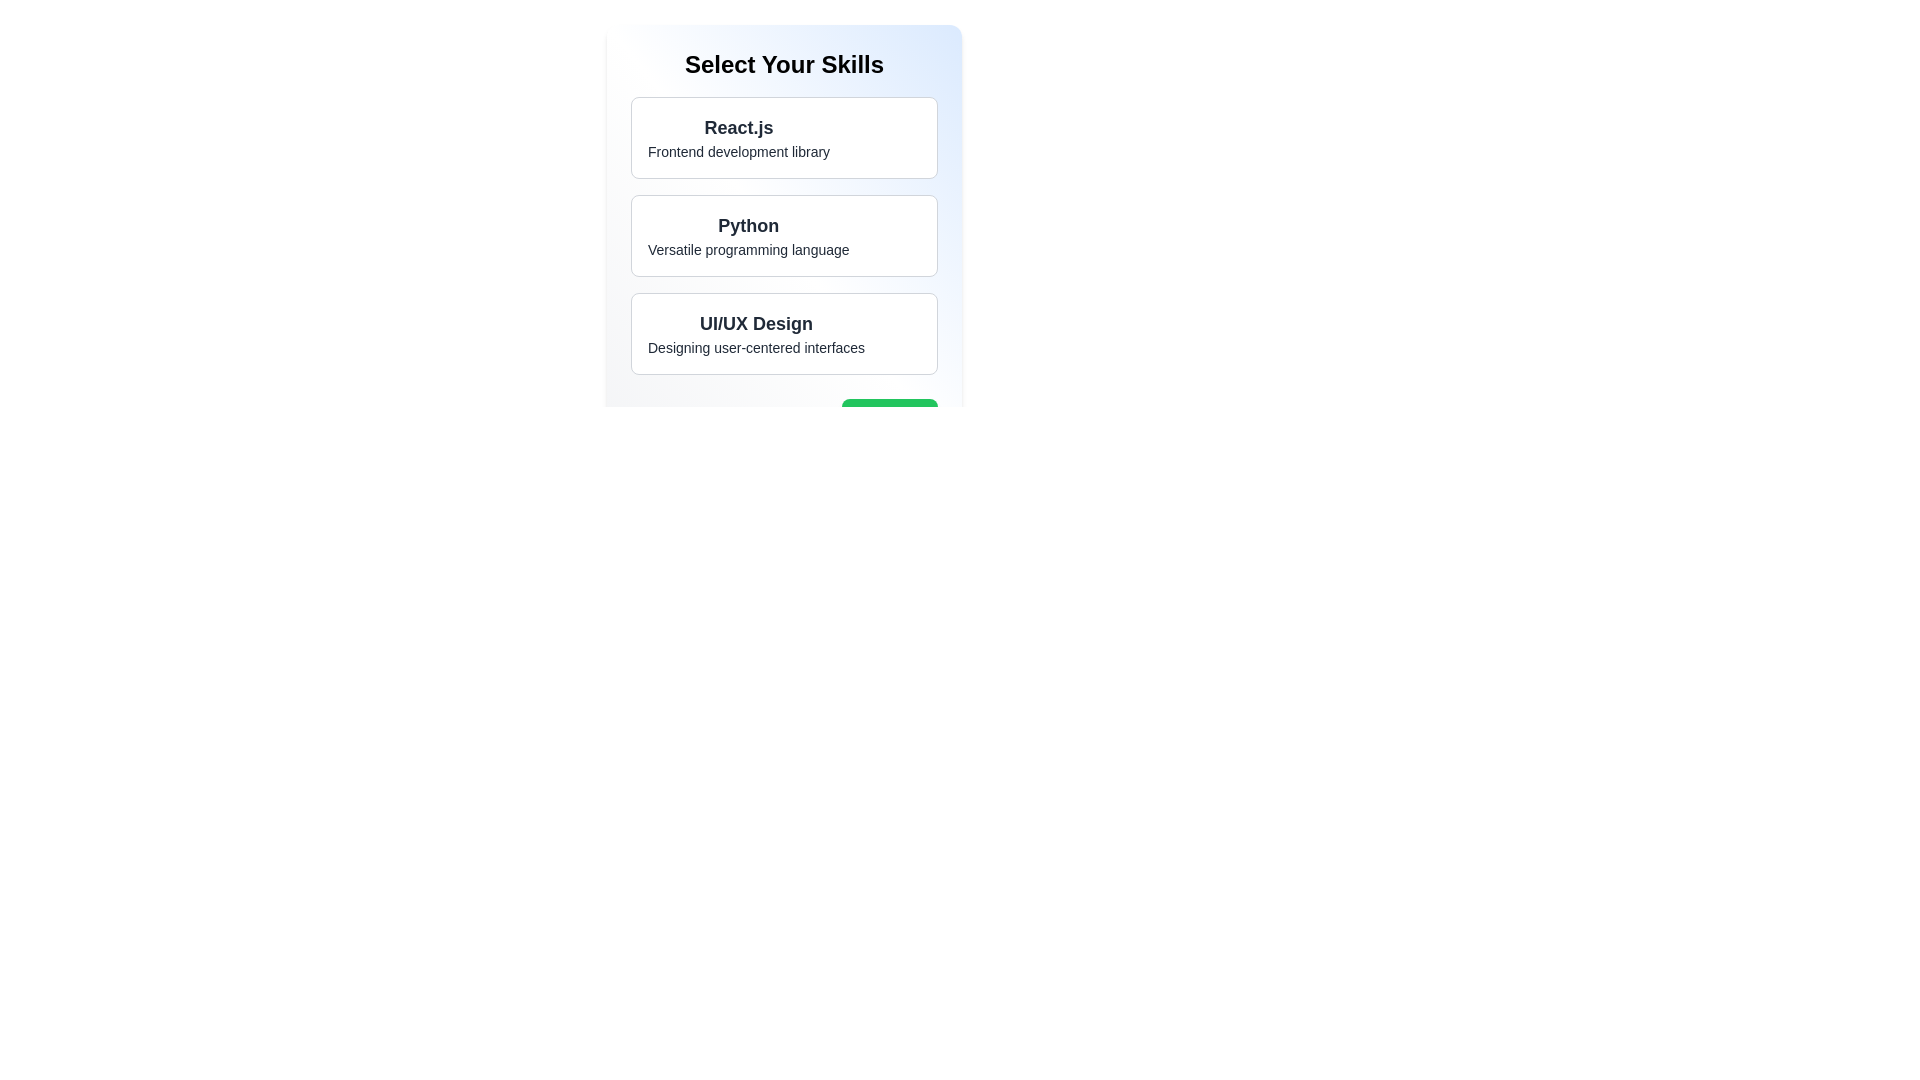 The image size is (1920, 1080). What do you see at coordinates (888, 418) in the screenshot?
I see `the confirm button to confirm the selection` at bounding box center [888, 418].